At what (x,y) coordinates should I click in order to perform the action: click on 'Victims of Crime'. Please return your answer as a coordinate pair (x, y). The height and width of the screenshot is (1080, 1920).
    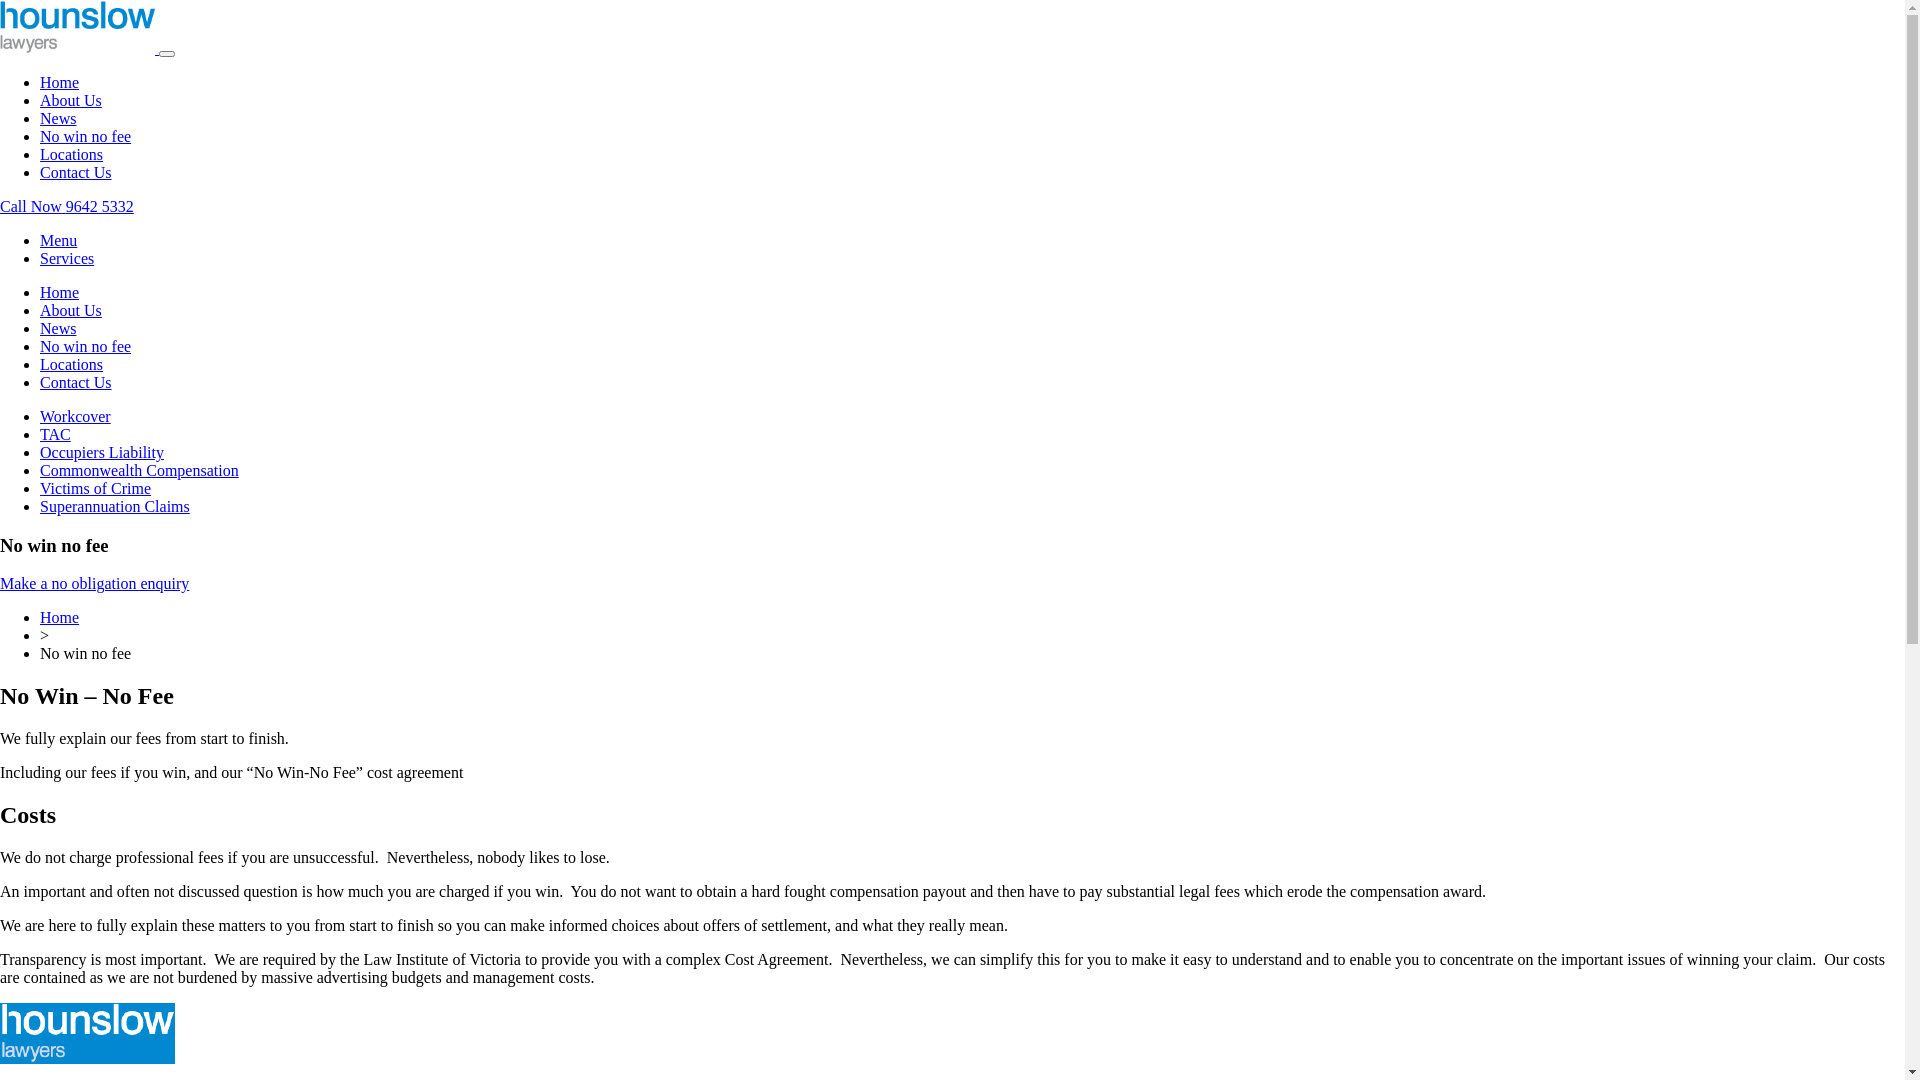
    Looking at the image, I should click on (94, 488).